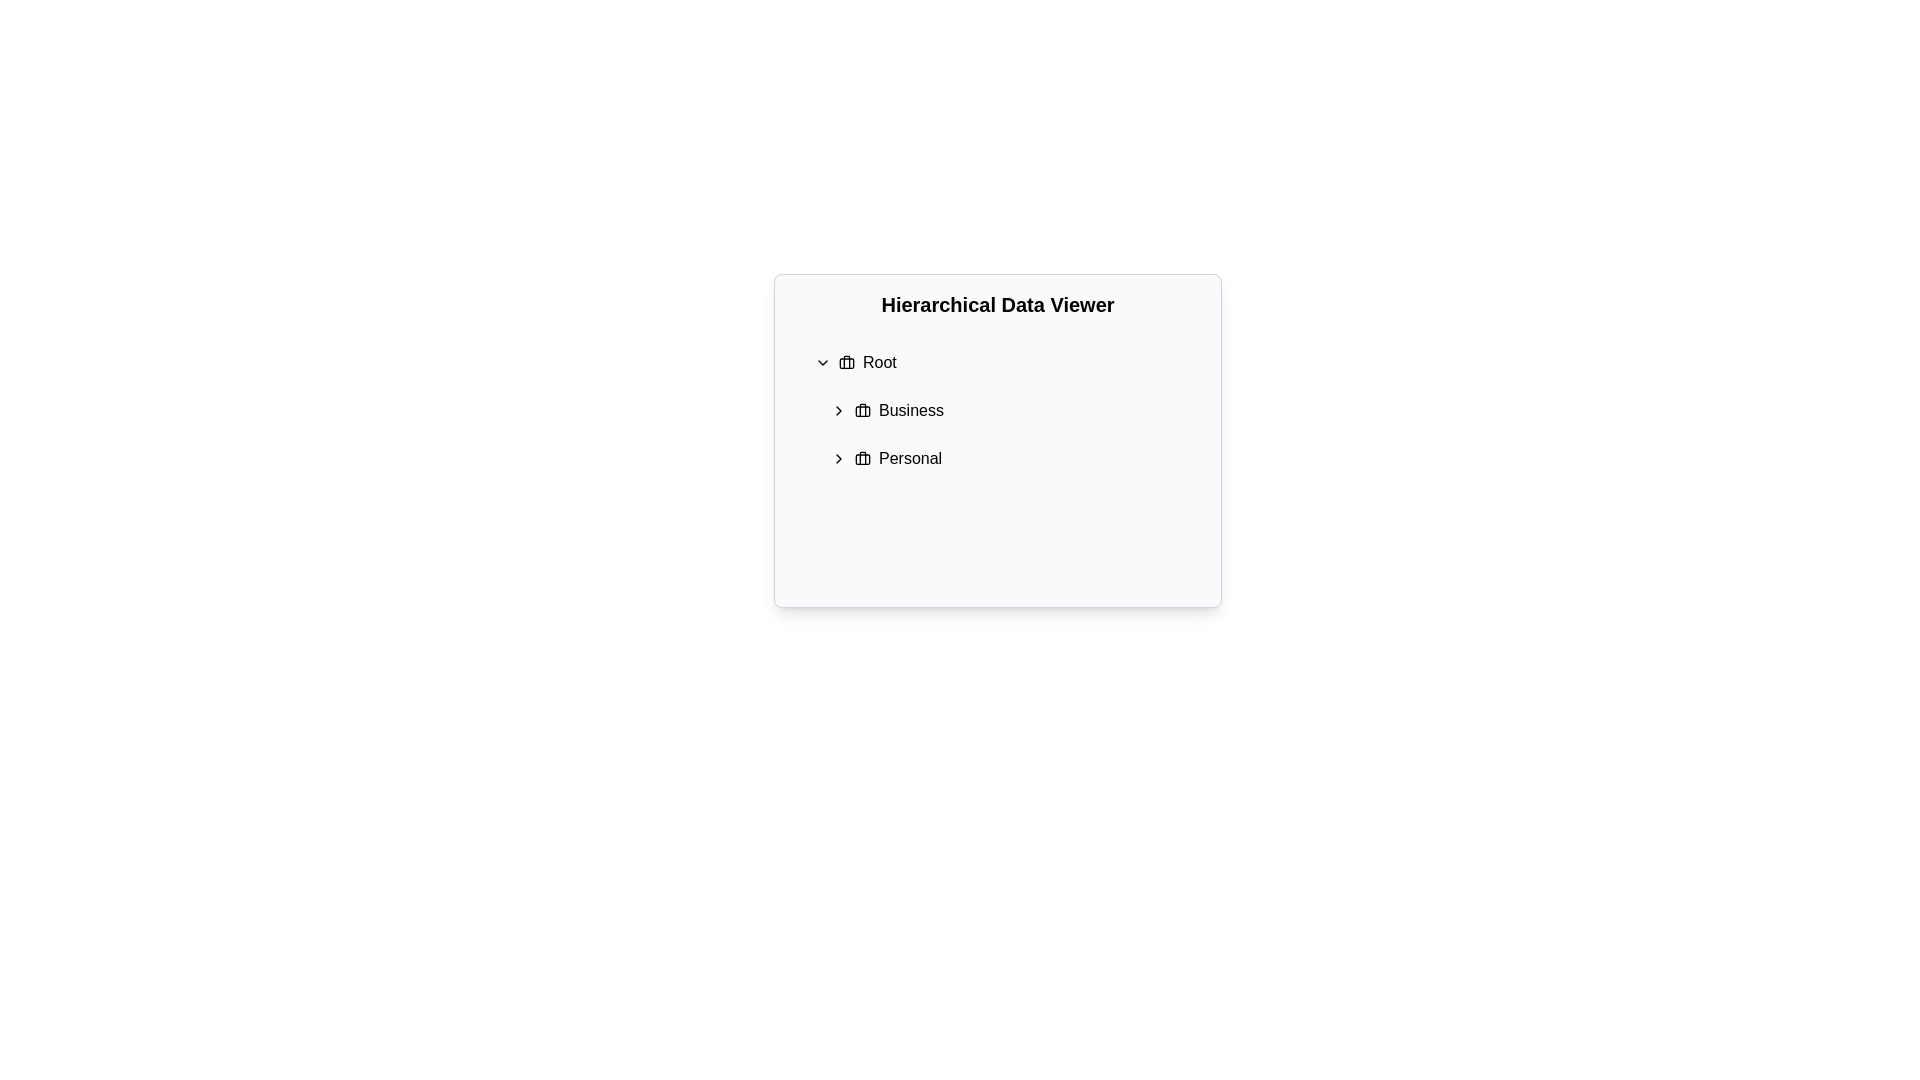 This screenshot has height=1080, width=1920. I want to click on the text label that serves as the title for the content, positioned centrally at the top edge of the white card containing the hierarchical list, so click(998, 304).